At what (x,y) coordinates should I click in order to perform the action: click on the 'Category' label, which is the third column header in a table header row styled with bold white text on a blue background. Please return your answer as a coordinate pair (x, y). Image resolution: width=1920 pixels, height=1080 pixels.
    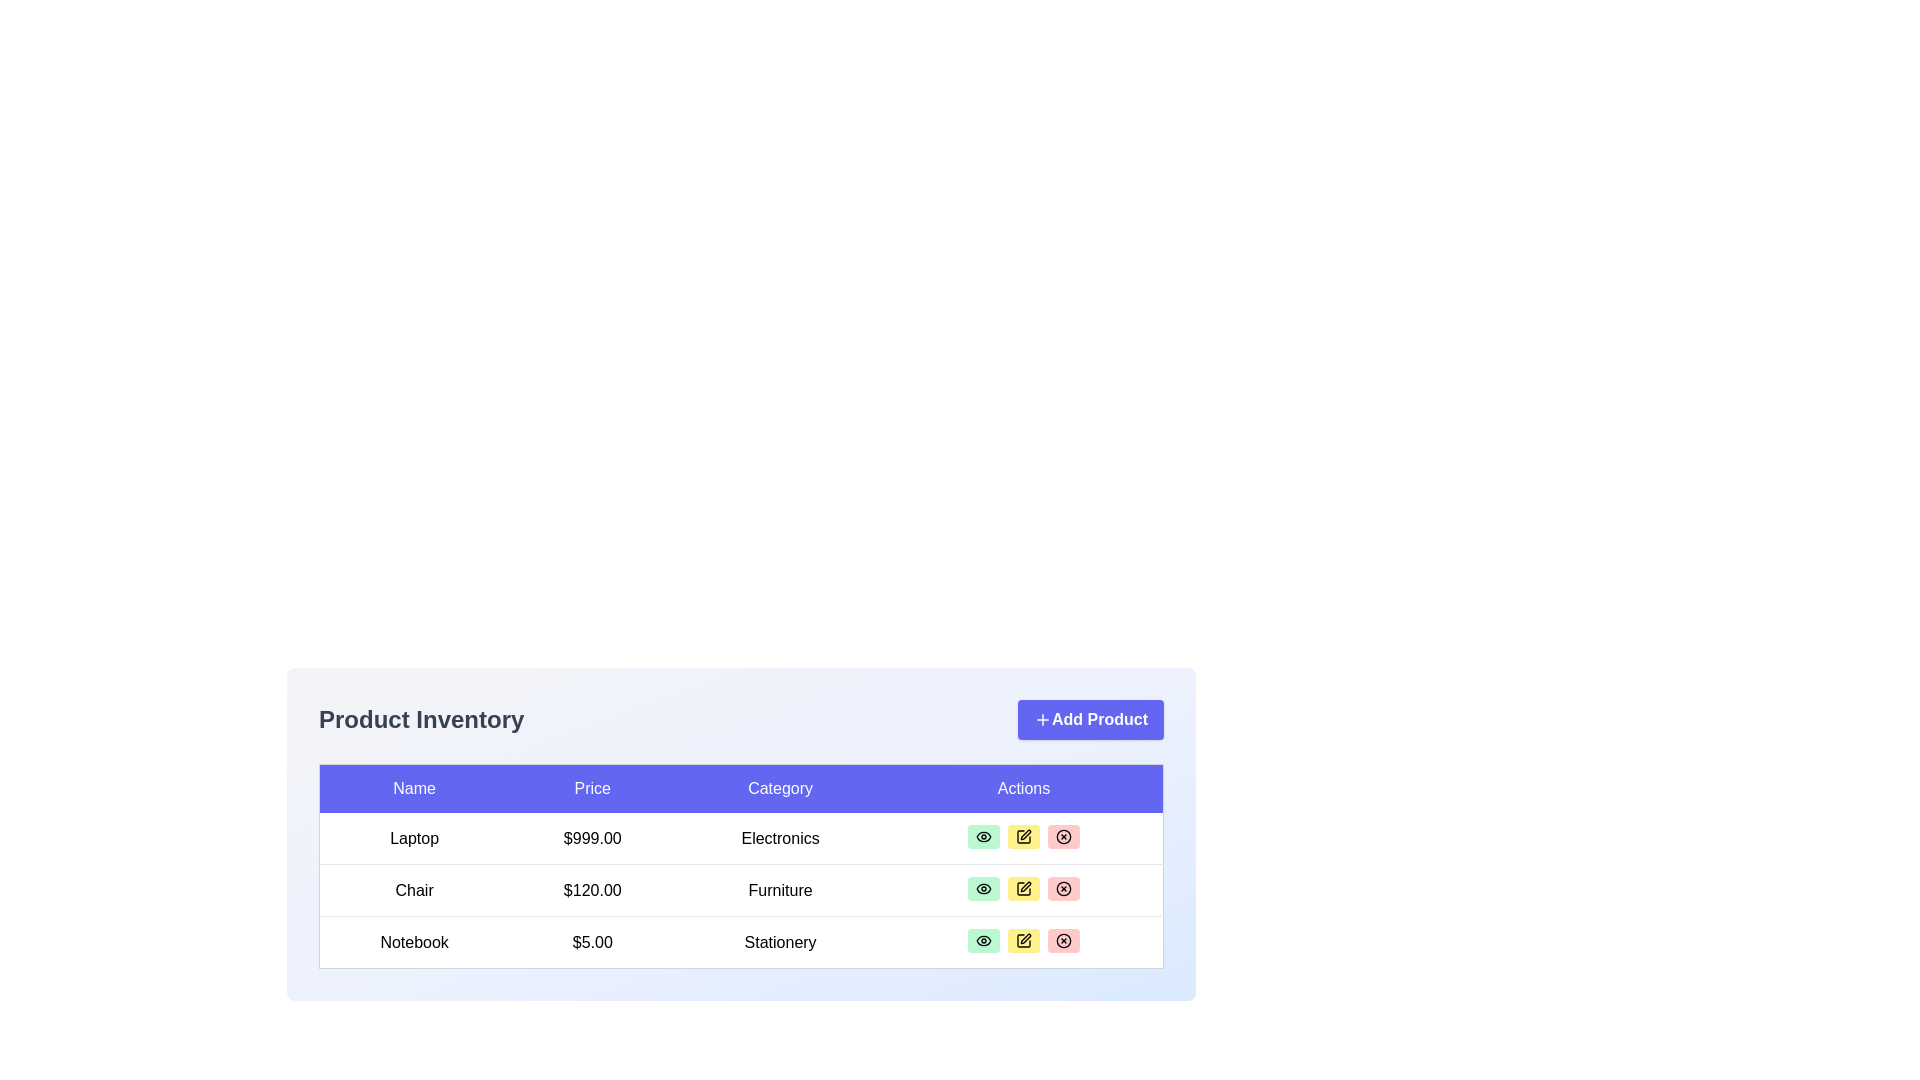
    Looking at the image, I should click on (779, 787).